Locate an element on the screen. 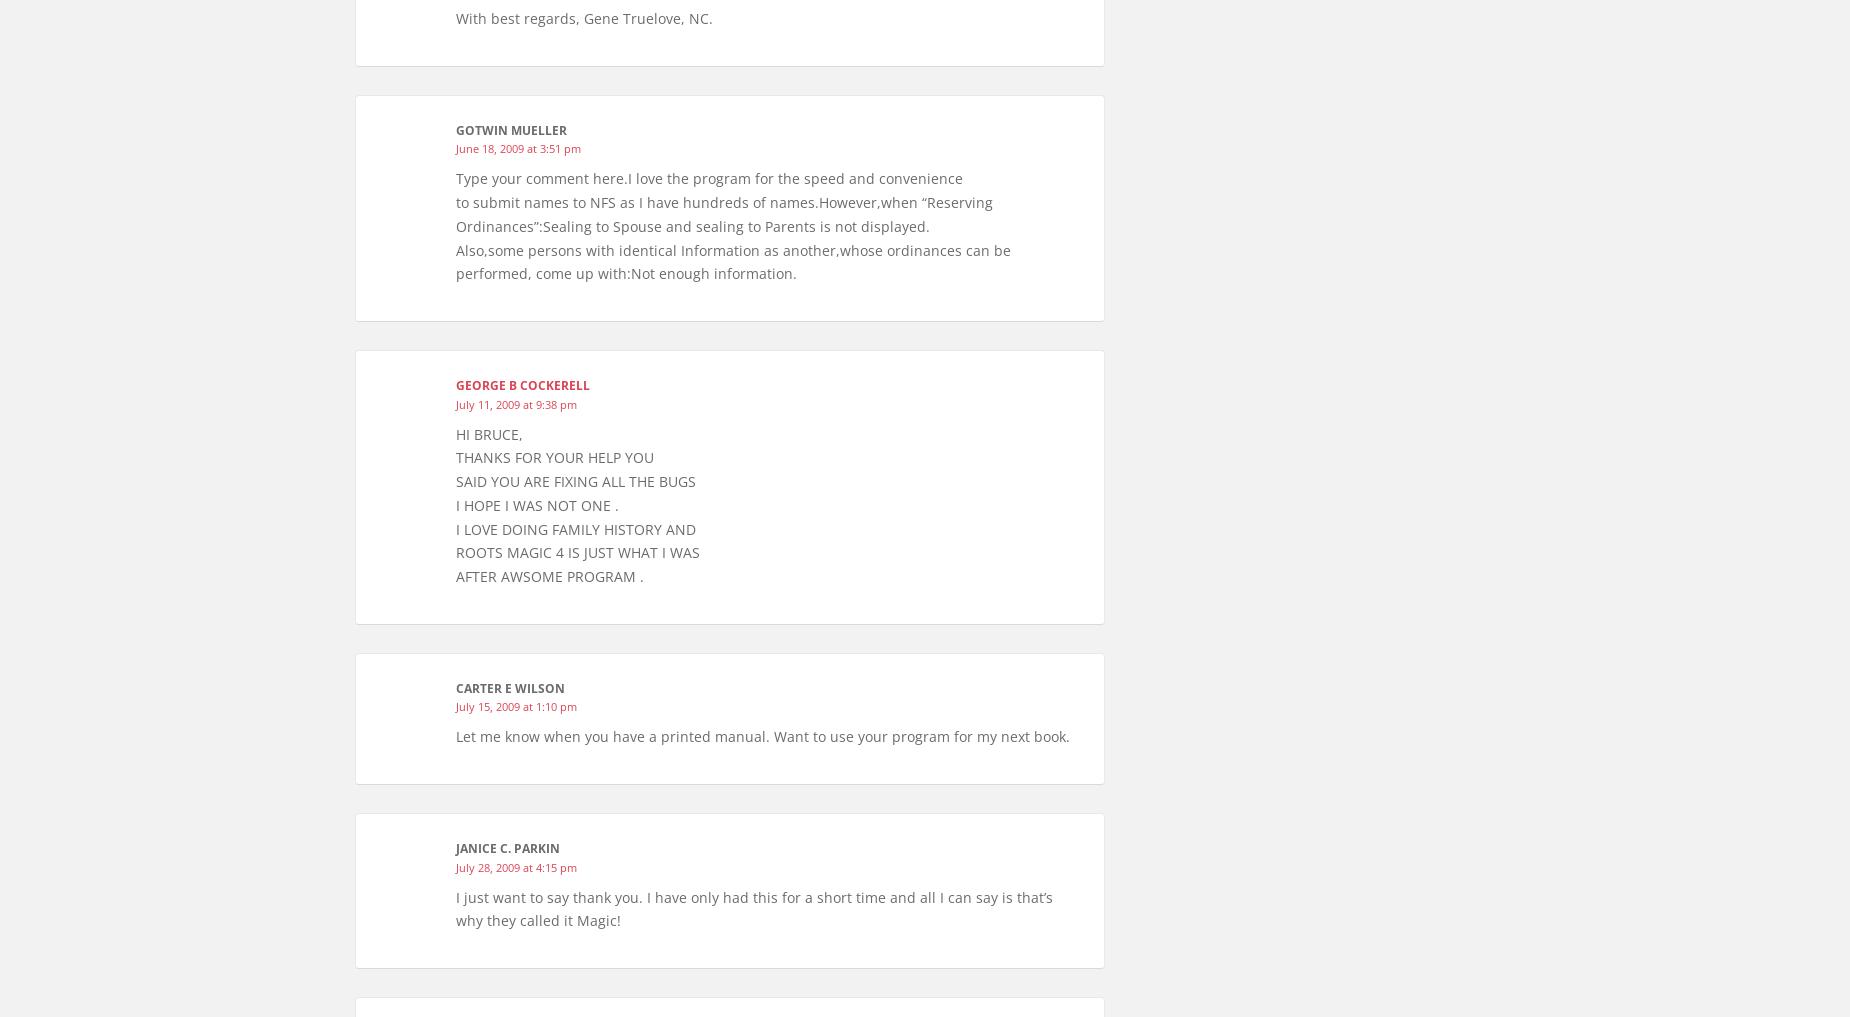  'July 28, 2009 at 4:15 pm' is located at coordinates (516, 866).